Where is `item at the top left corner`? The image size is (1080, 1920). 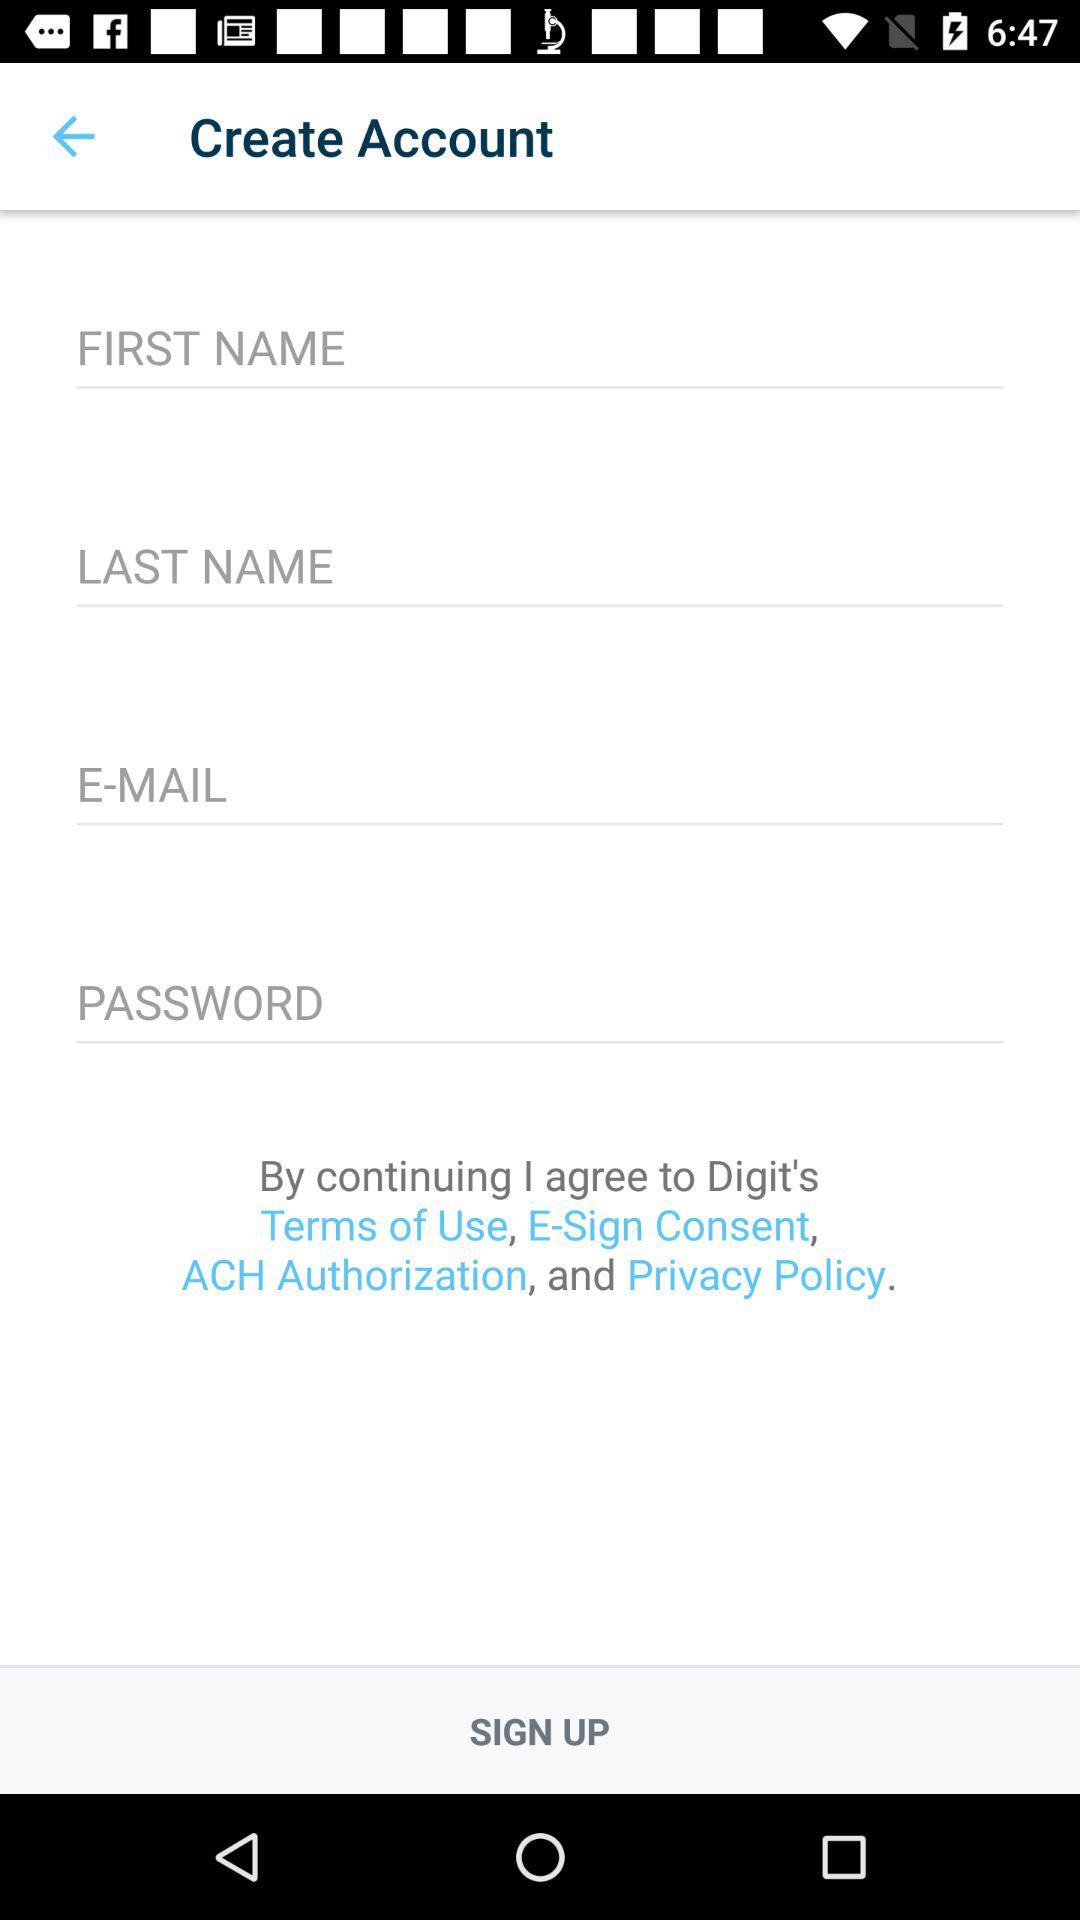
item at the top left corner is located at coordinates (72, 135).